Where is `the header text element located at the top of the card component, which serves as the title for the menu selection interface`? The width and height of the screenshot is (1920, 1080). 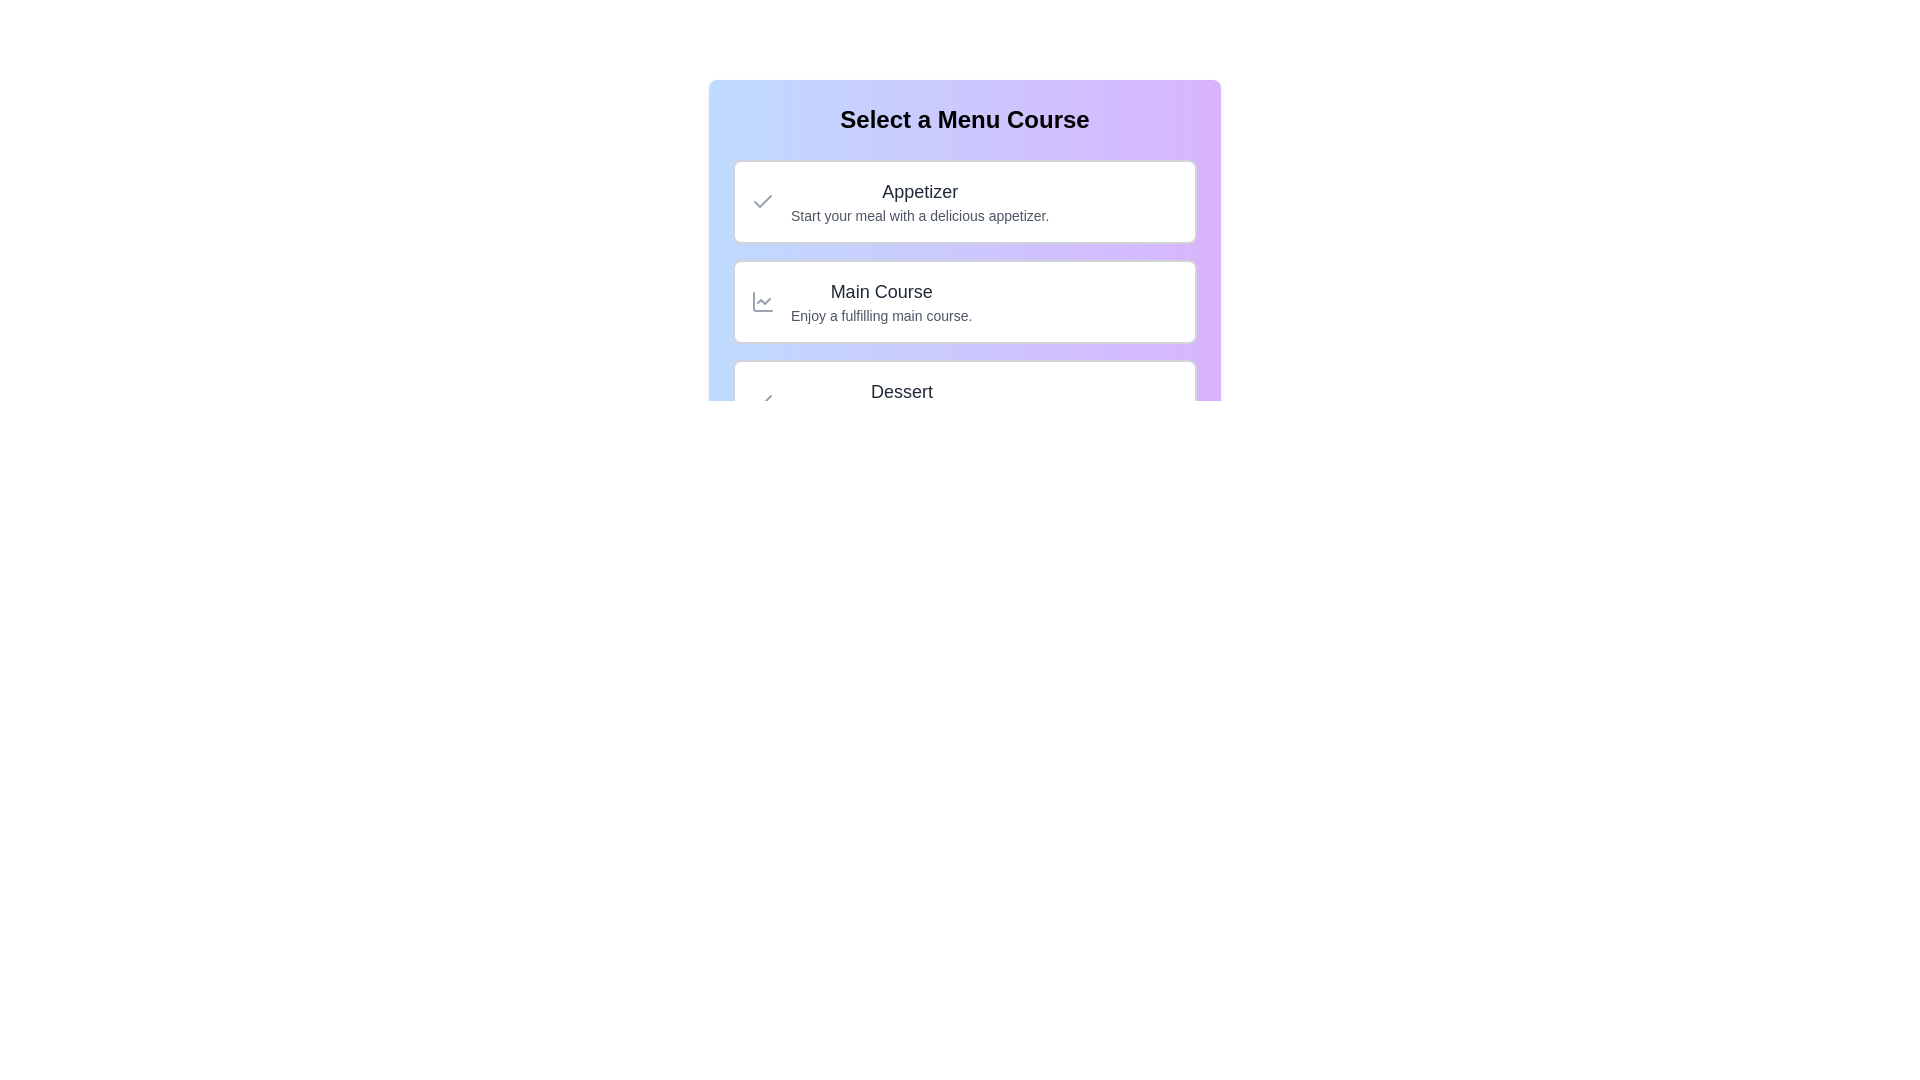
the header text element located at the top of the card component, which serves as the title for the menu selection interface is located at coordinates (964, 119).